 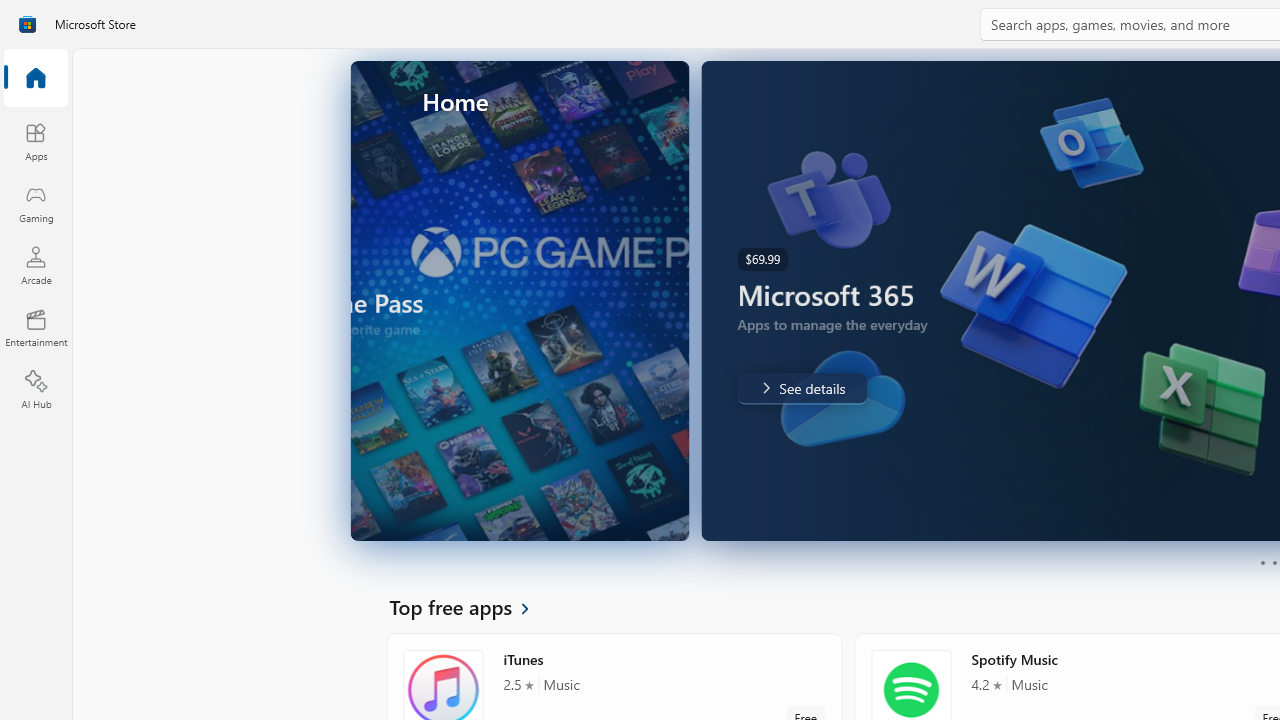 What do you see at coordinates (470, 605) in the screenshot?
I see `'See all  Top free apps'` at bounding box center [470, 605].